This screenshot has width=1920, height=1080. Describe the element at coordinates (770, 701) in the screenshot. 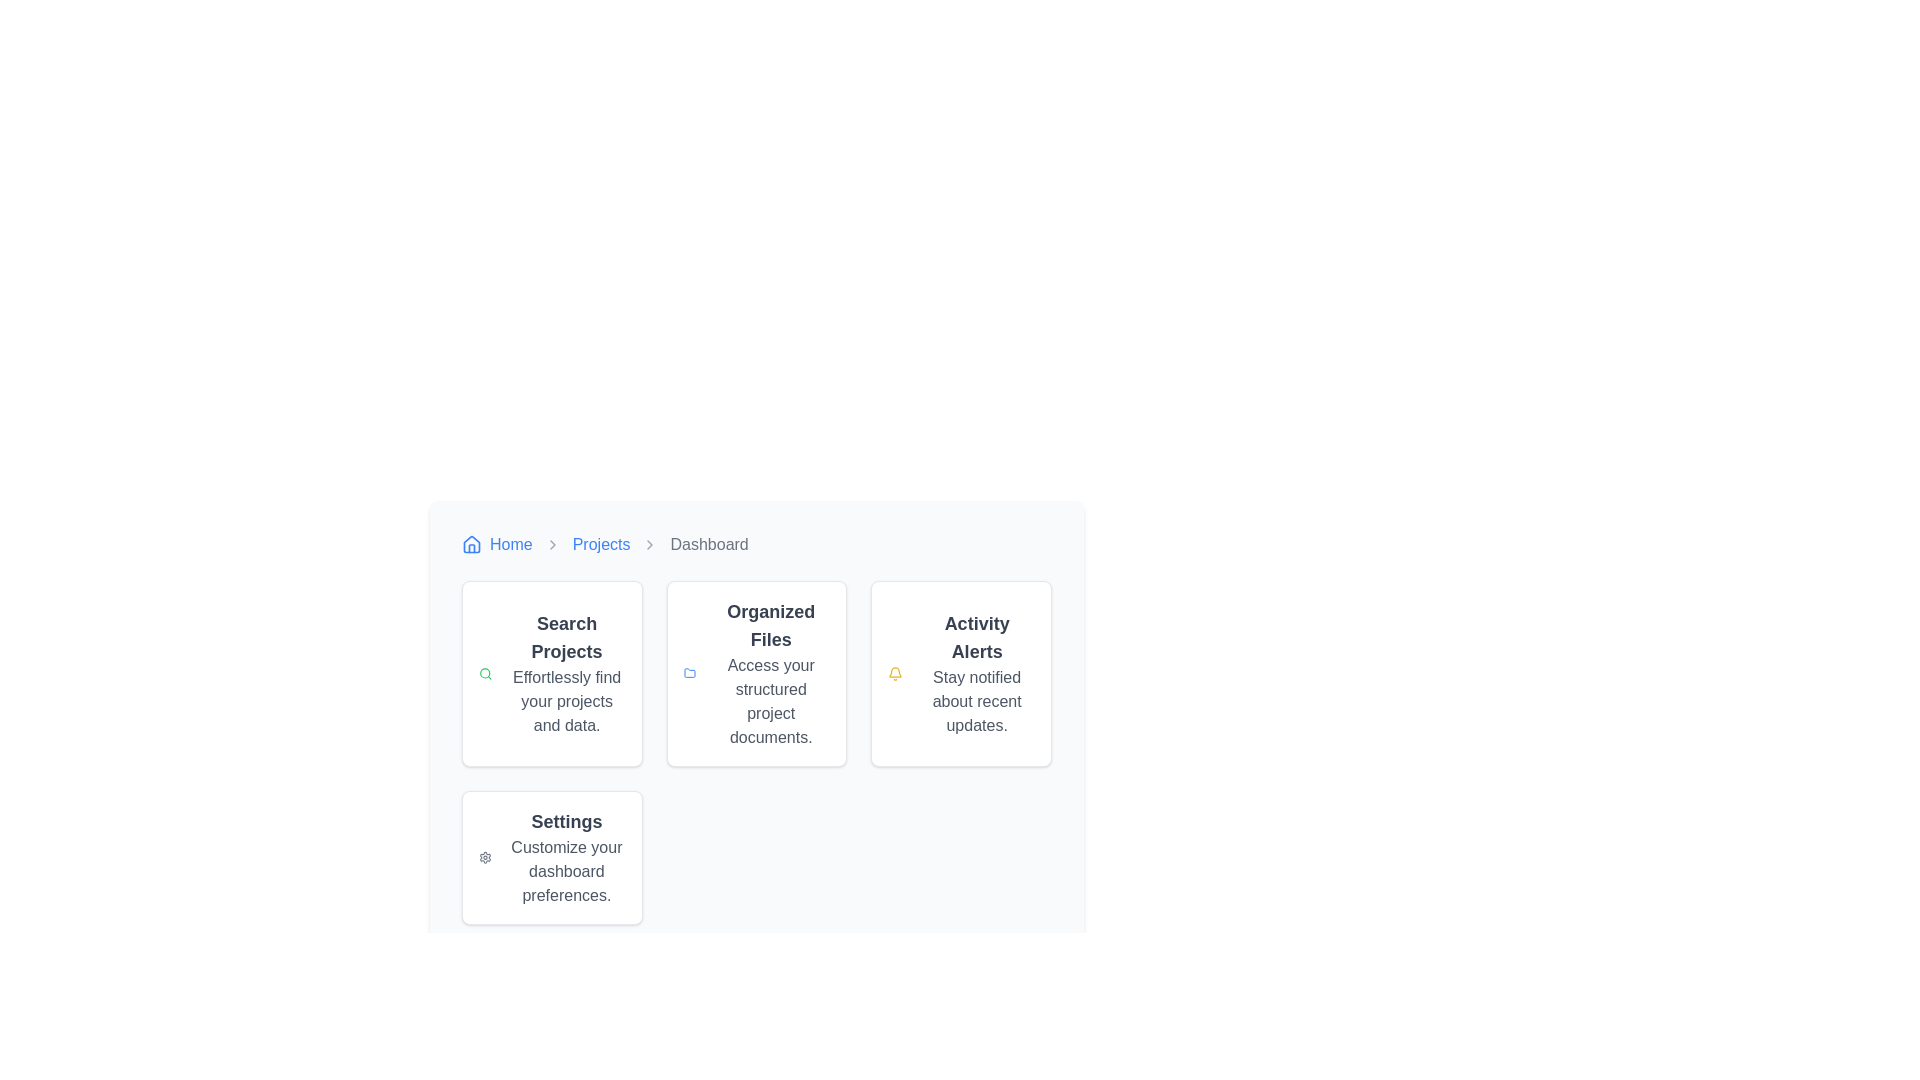

I see `the text label displaying 'Access your structured project documents.' beneath the title 'Organized Files.'` at that location.